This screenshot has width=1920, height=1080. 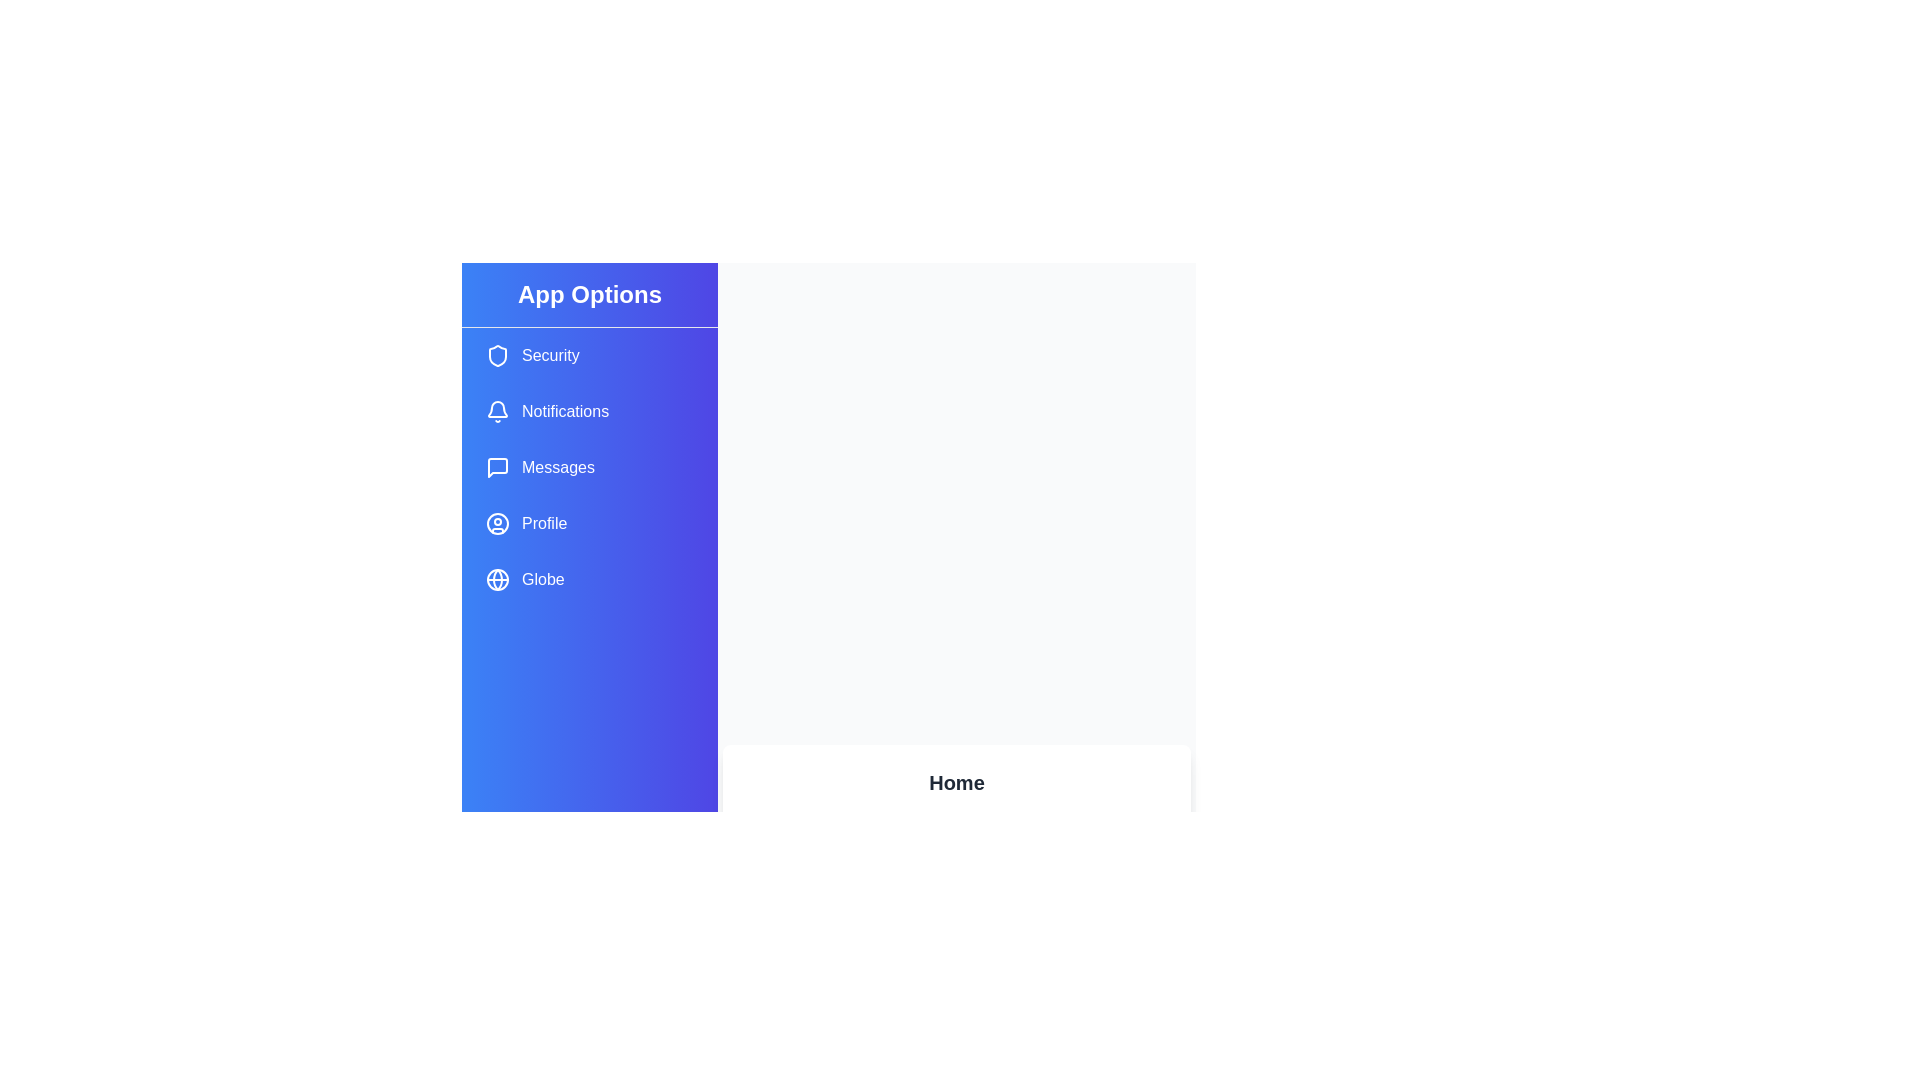 I want to click on the sidebar item corresponding to Globe, so click(x=589, y=579).